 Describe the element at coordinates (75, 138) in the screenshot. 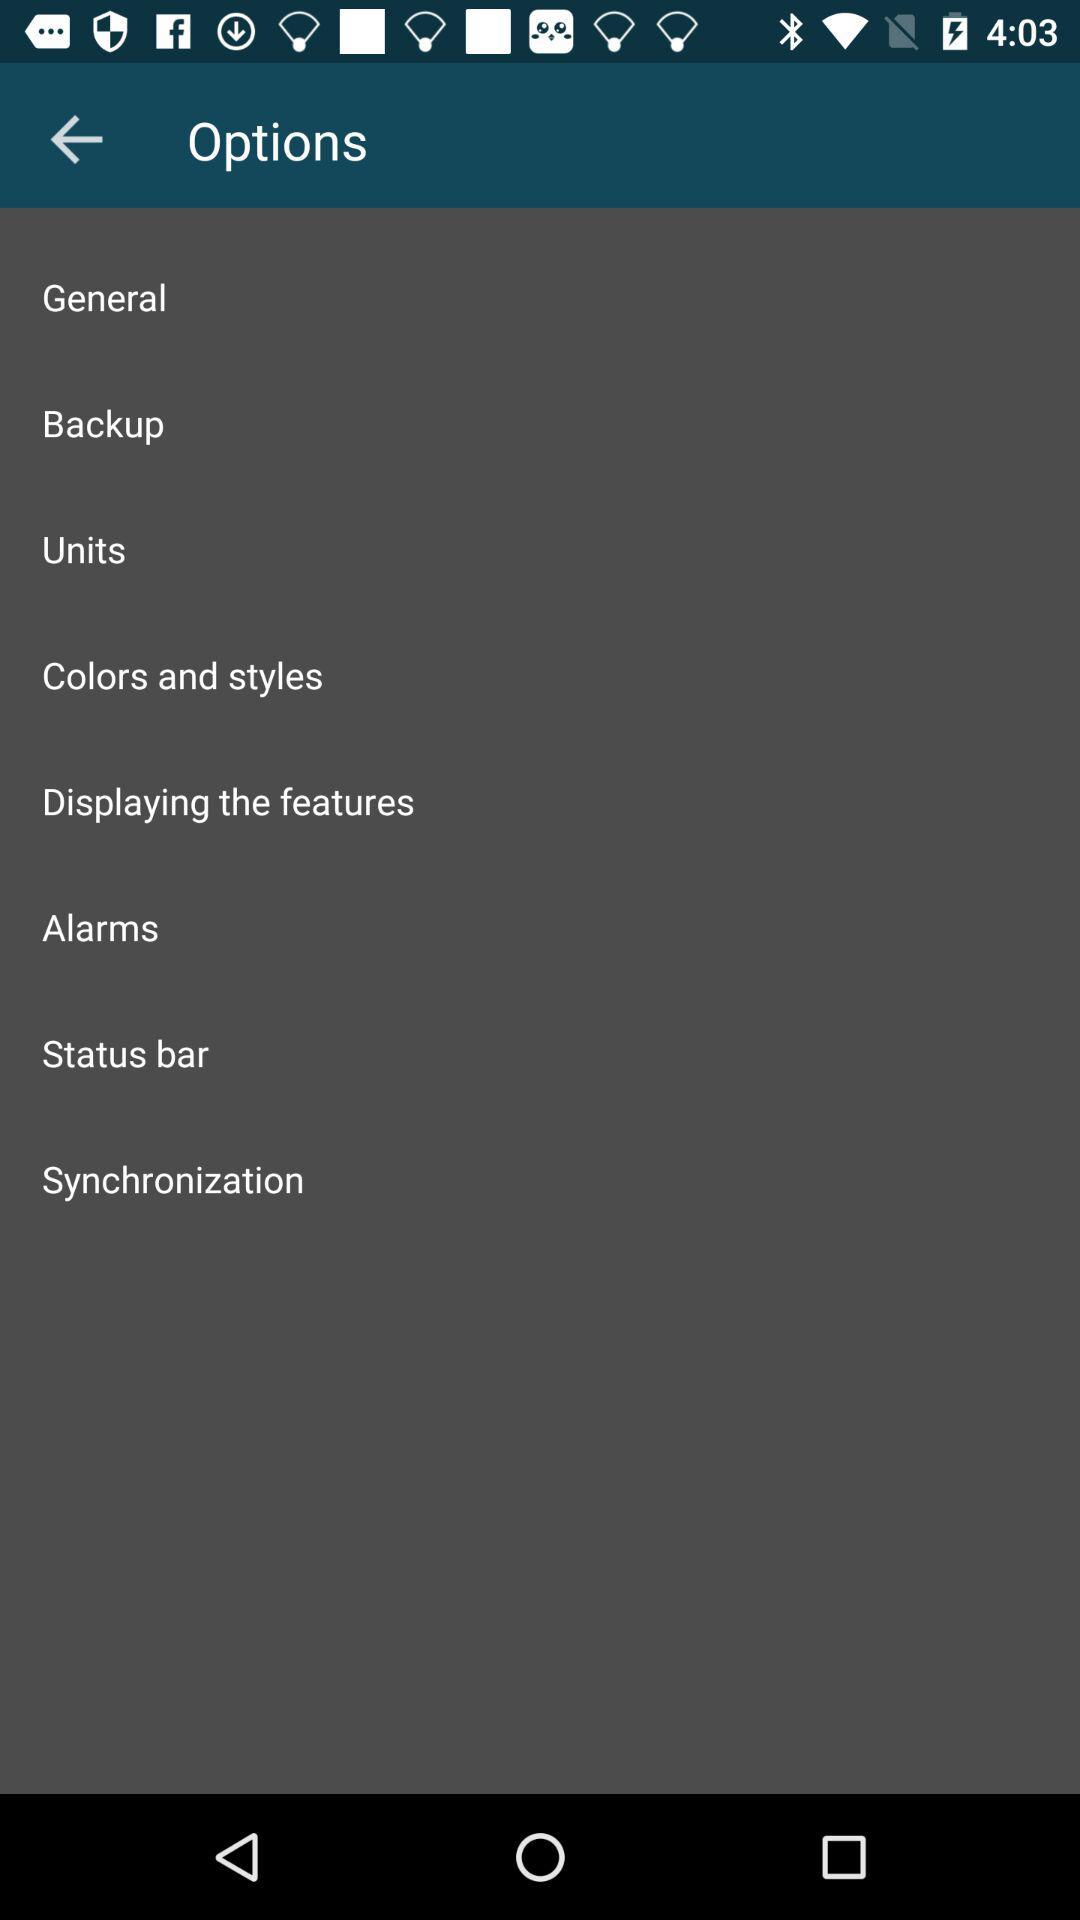

I see `the icon next to options item` at that location.